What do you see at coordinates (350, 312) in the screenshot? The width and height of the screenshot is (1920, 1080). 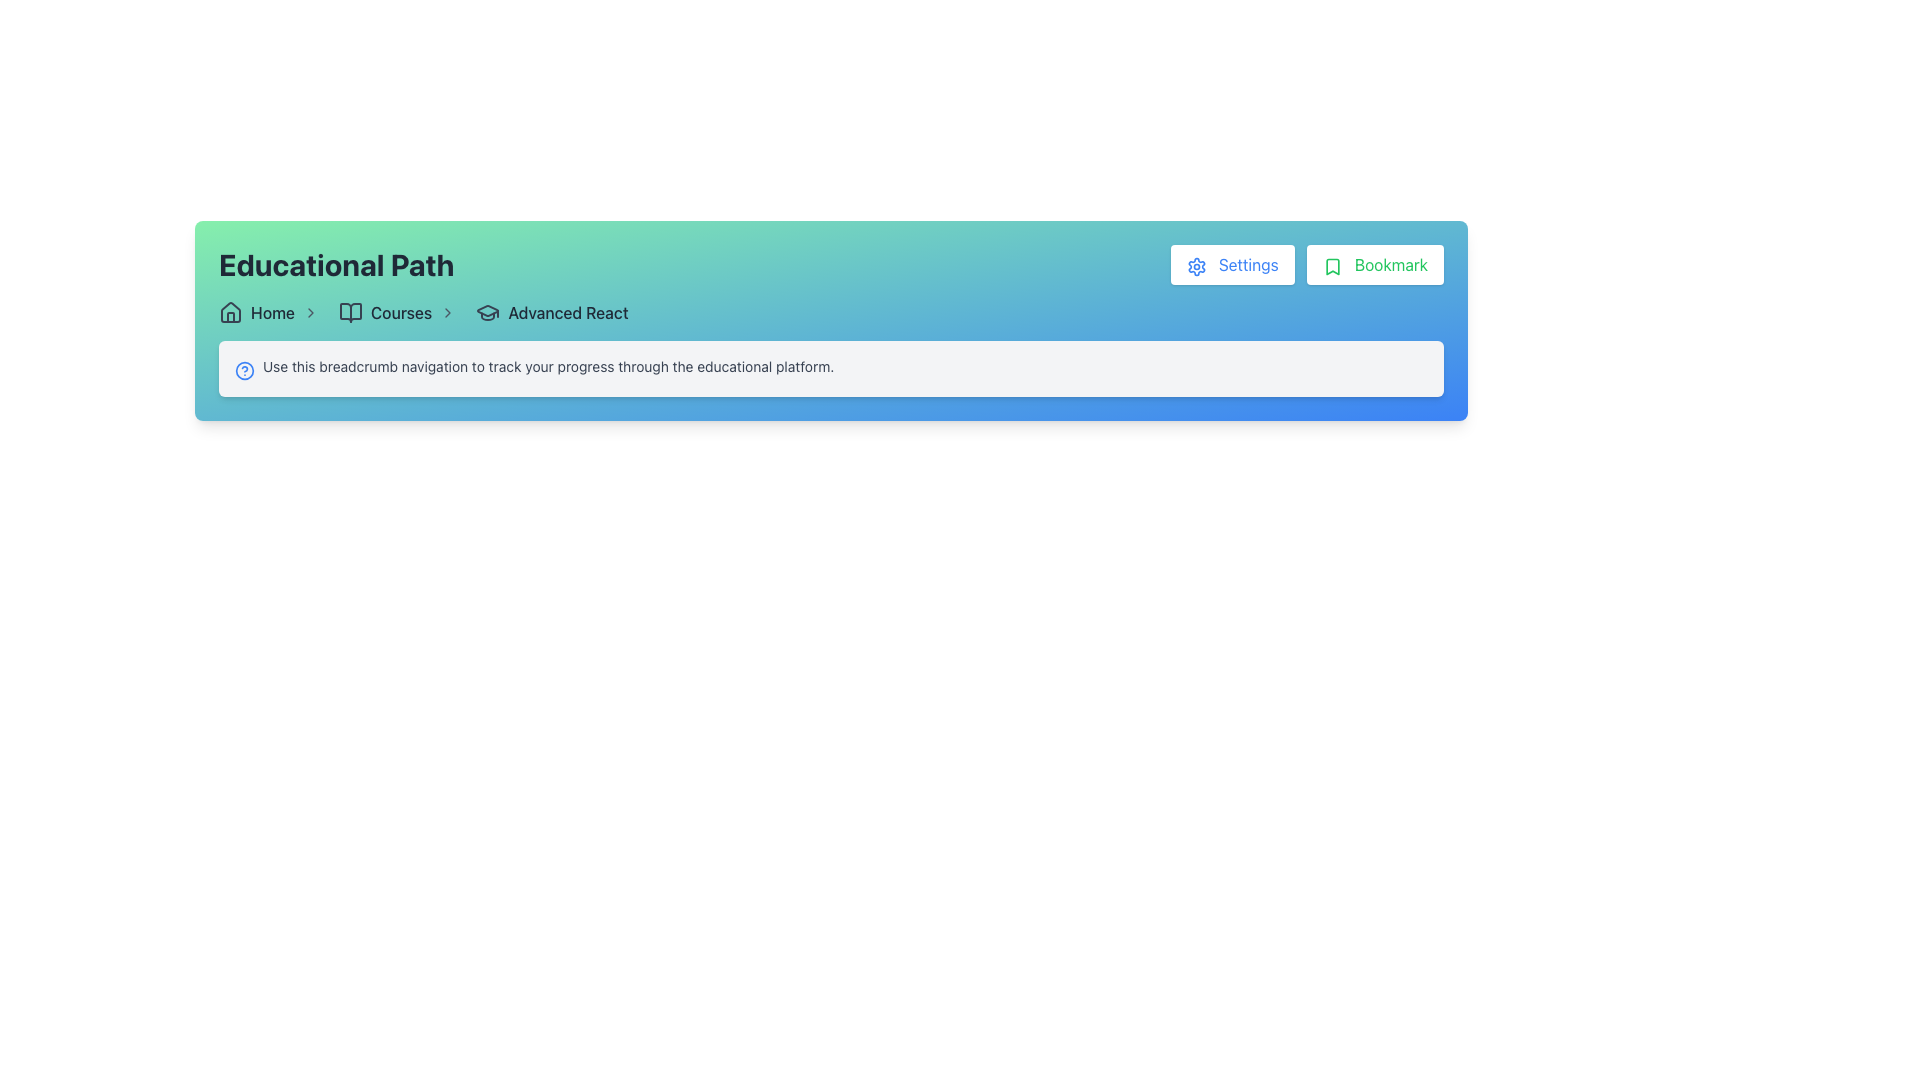 I see `the open book icon in the breadcrumb navigation bar, which is positioned to the left of the 'Courses' label` at bounding box center [350, 312].